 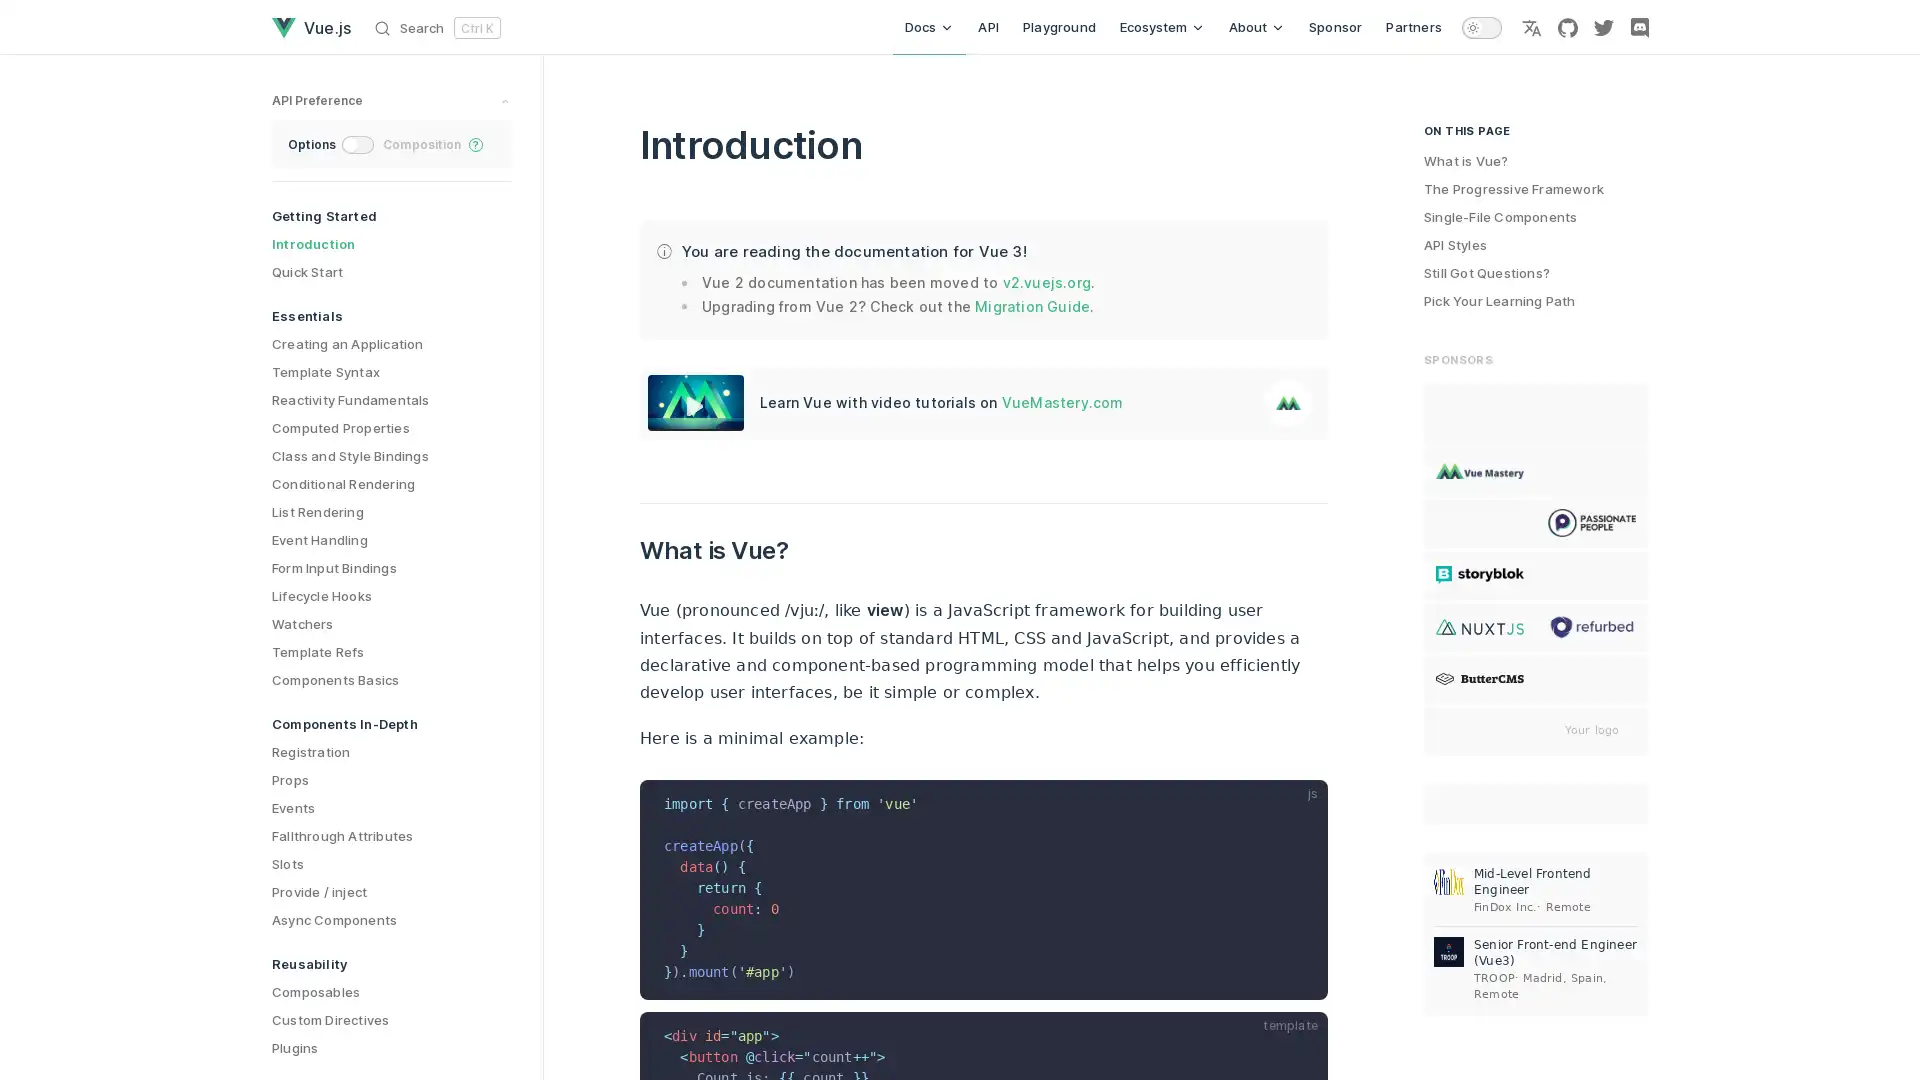 I want to click on preference switches toggle, so click(x=391, y=101).